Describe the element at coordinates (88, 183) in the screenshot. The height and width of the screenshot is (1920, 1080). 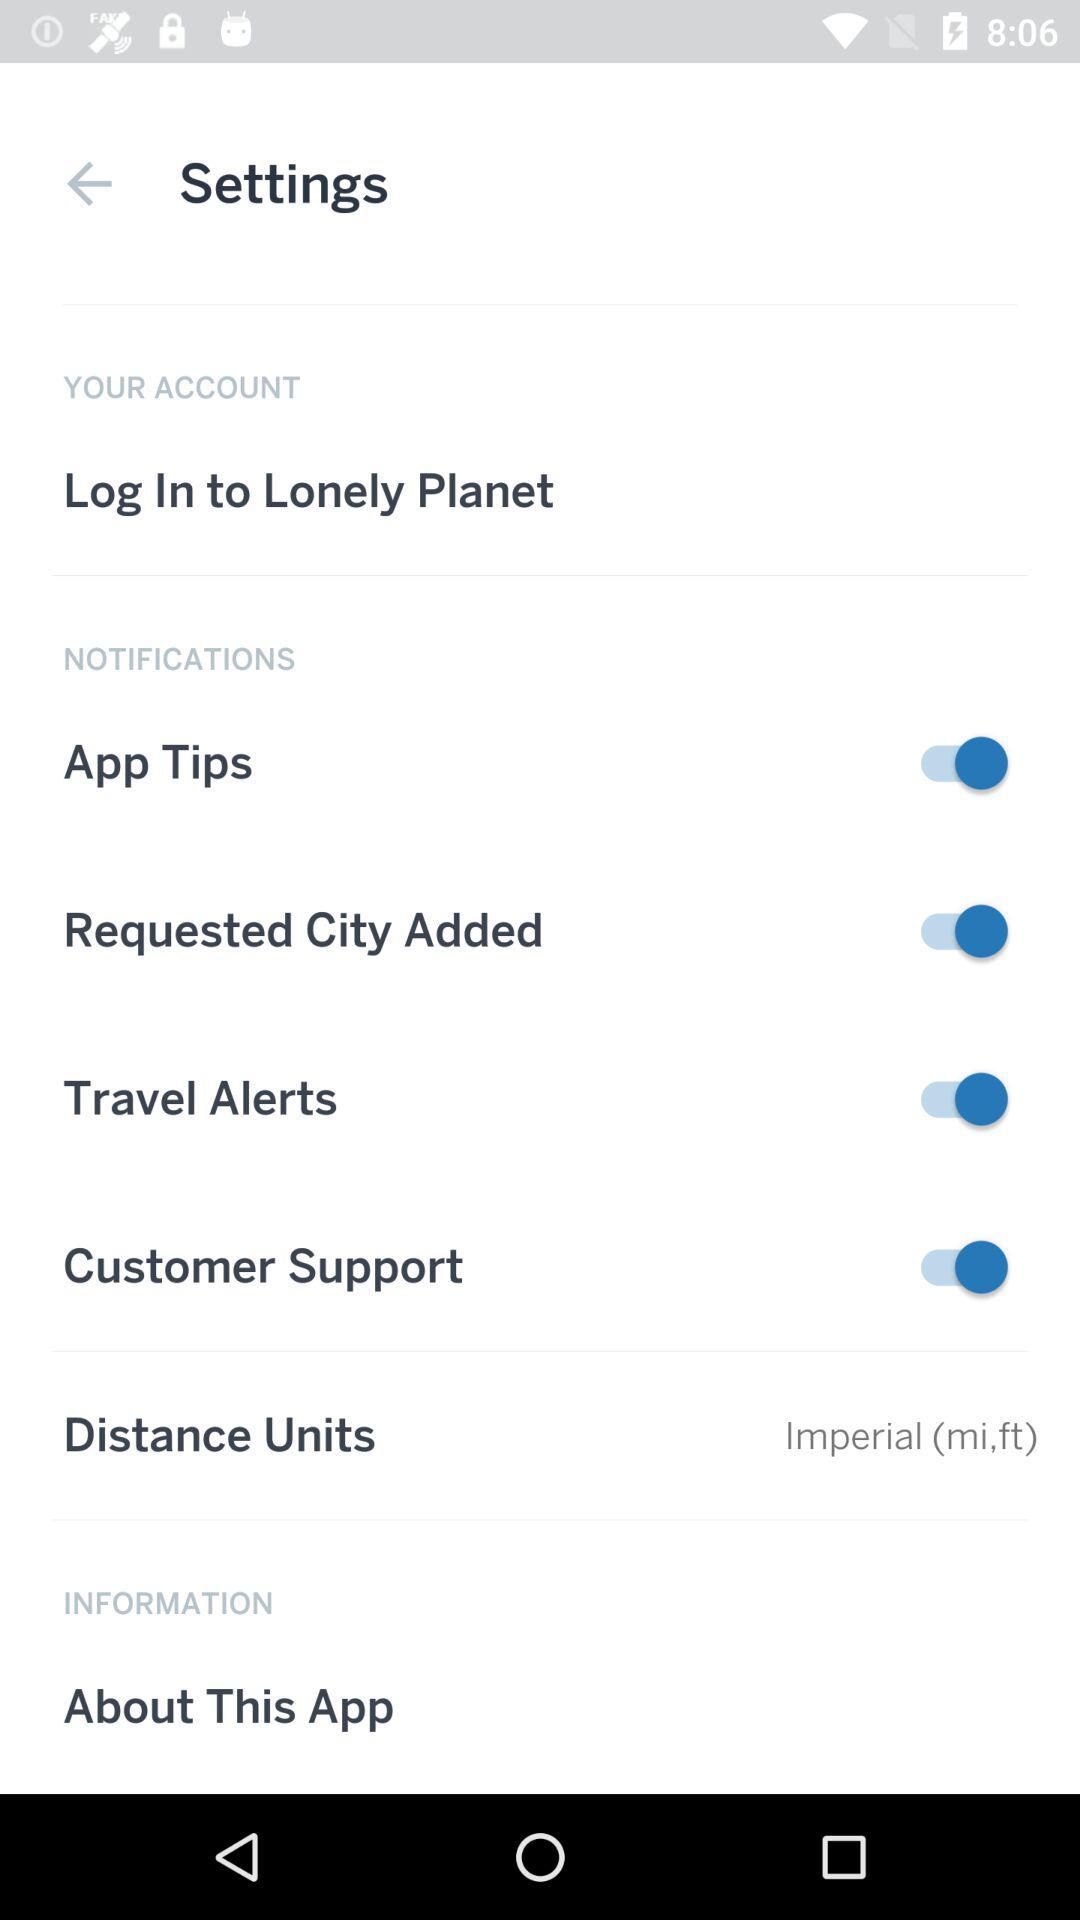
I see `the arrow_backward icon` at that location.